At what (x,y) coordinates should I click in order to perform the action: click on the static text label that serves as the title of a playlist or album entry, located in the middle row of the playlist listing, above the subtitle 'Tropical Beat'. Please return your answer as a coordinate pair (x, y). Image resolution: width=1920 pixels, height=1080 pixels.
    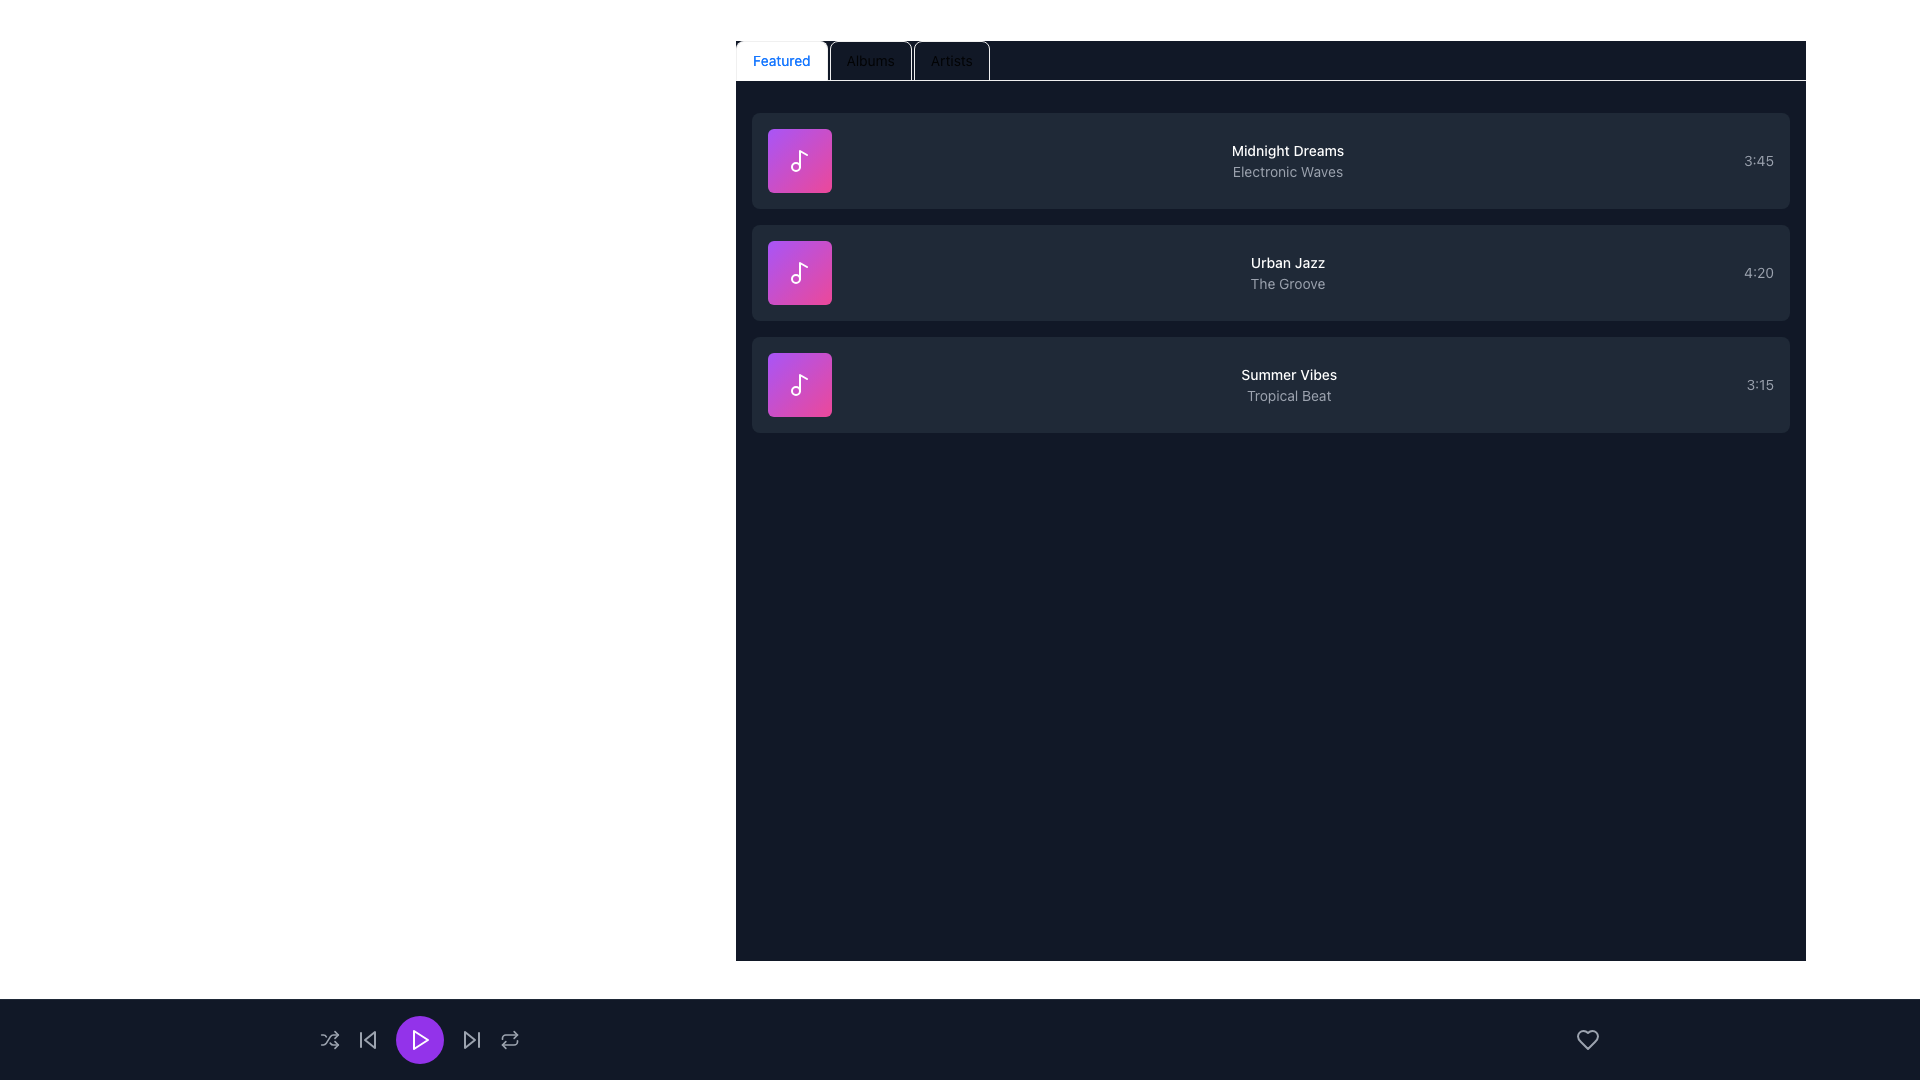
    Looking at the image, I should click on (1289, 374).